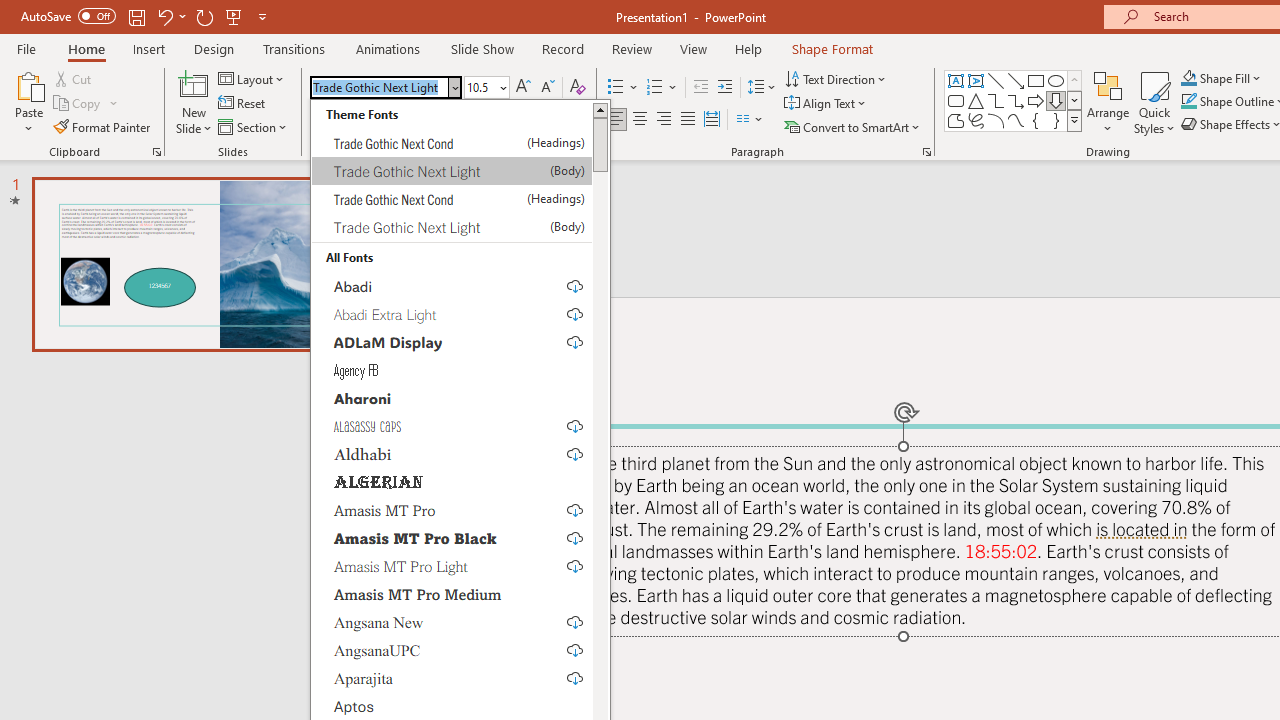  I want to click on 'Decrease Indent', so click(700, 86).